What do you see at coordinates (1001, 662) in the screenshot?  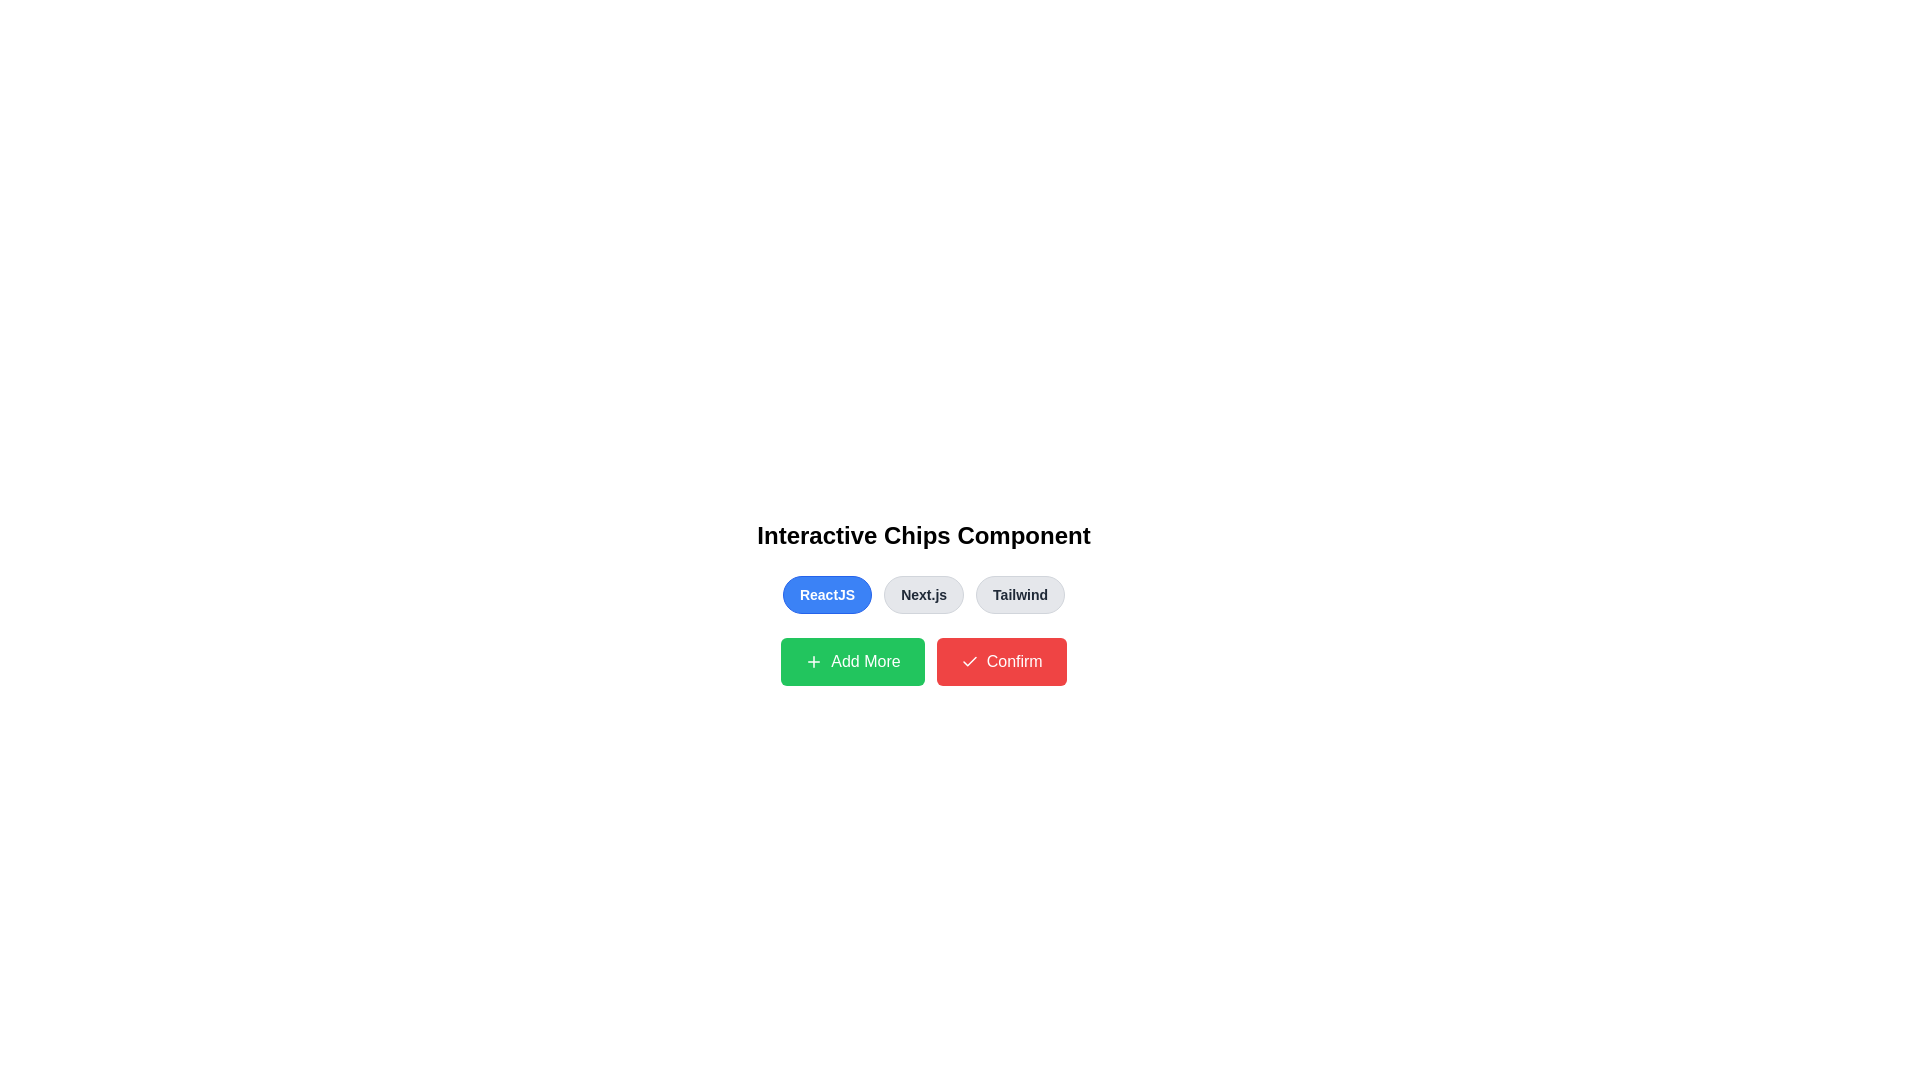 I see `the 'Confirm' button to confirm the selection` at bounding box center [1001, 662].